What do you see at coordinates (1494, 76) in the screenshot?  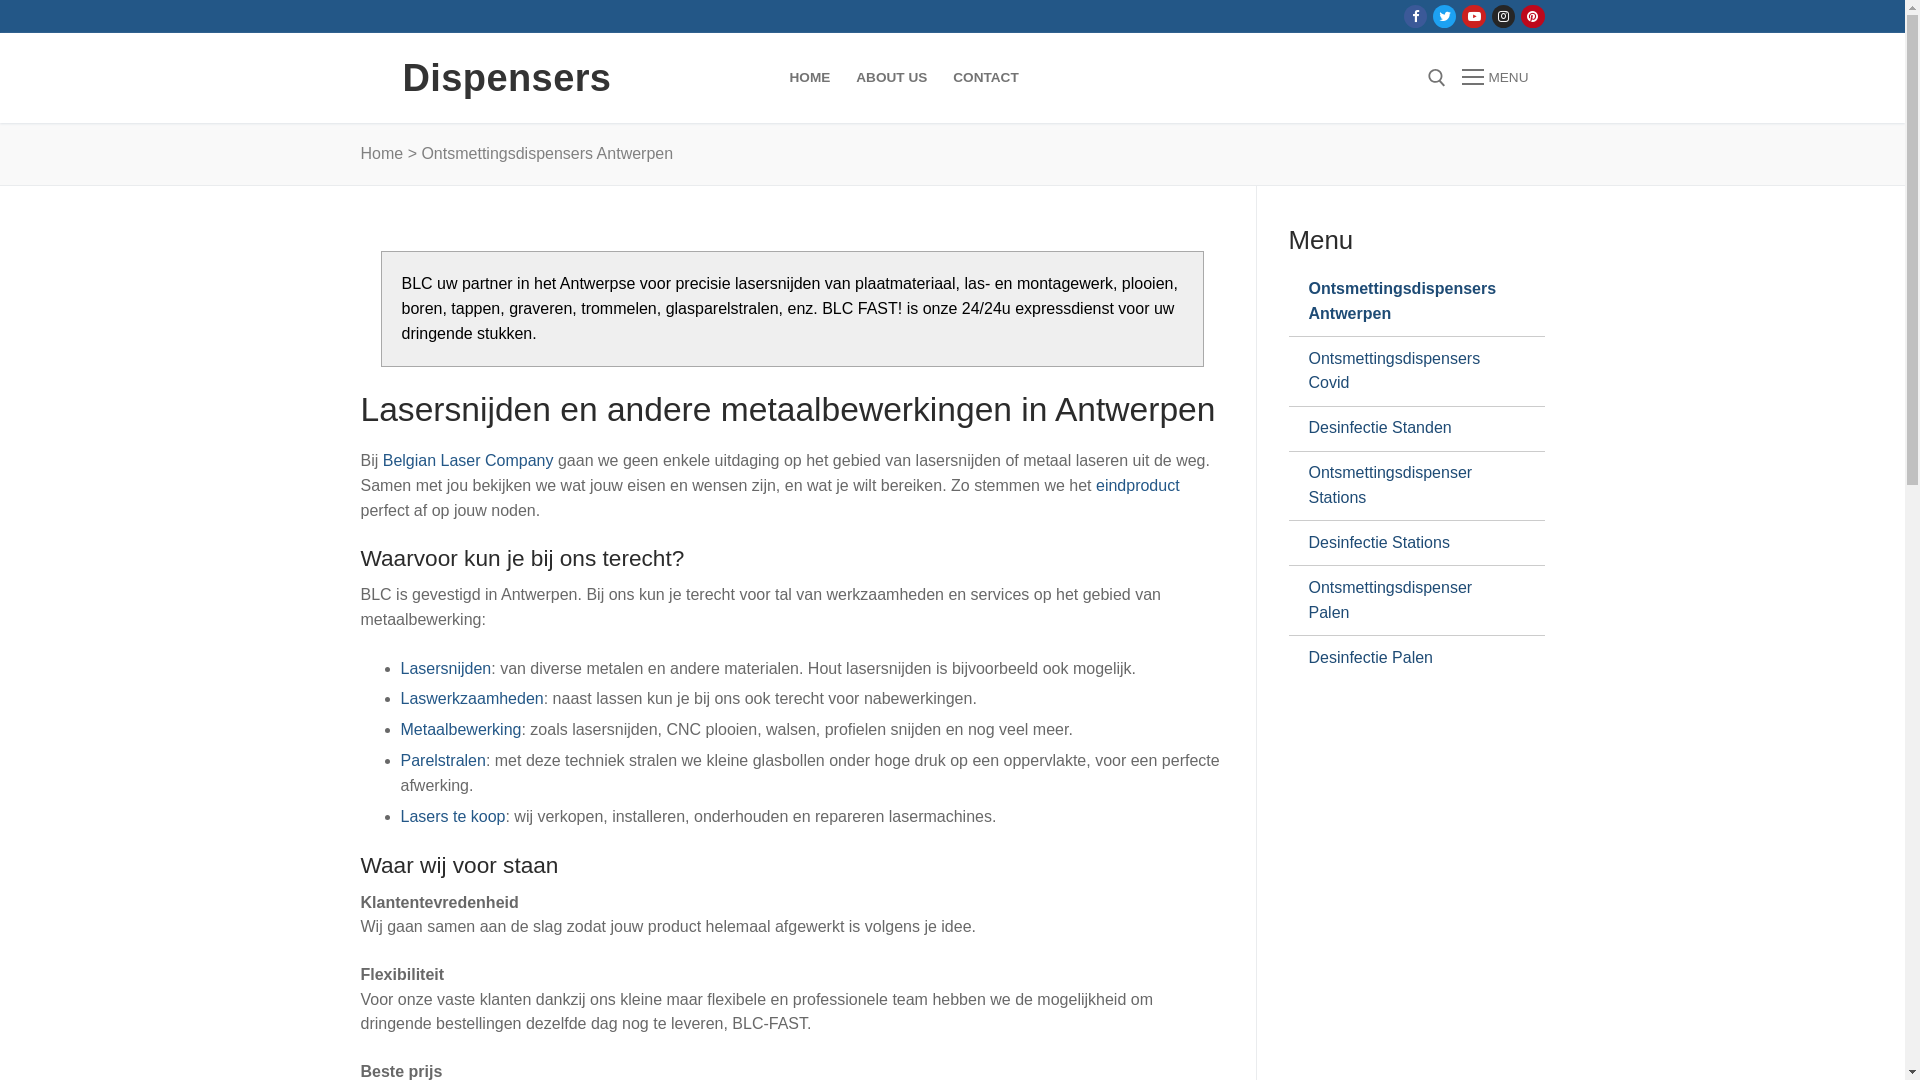 I see `'MENU'` at bounding box center [1494, 76].